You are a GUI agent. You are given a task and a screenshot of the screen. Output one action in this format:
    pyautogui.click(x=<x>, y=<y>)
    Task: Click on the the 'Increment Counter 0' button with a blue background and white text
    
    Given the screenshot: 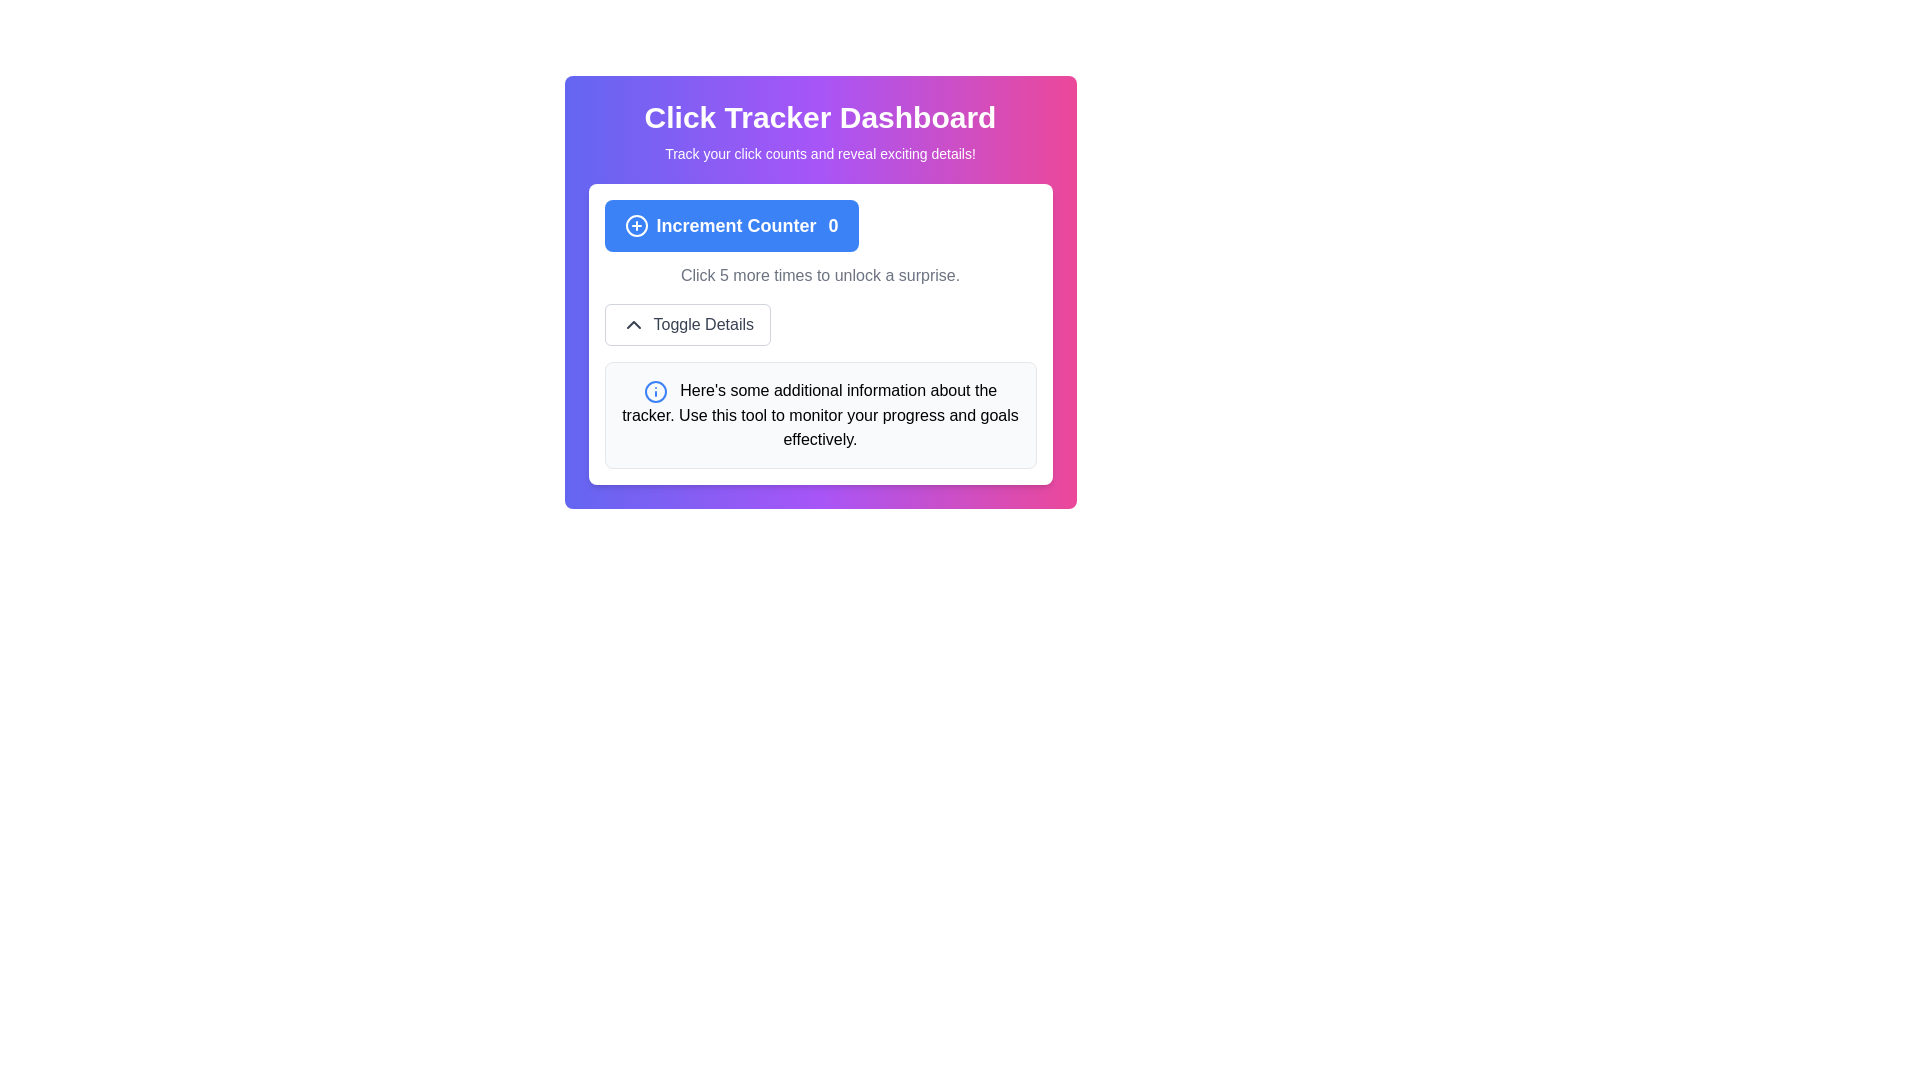 What is the action you would take?
    pyautogui.click(x=730, y=225)
    